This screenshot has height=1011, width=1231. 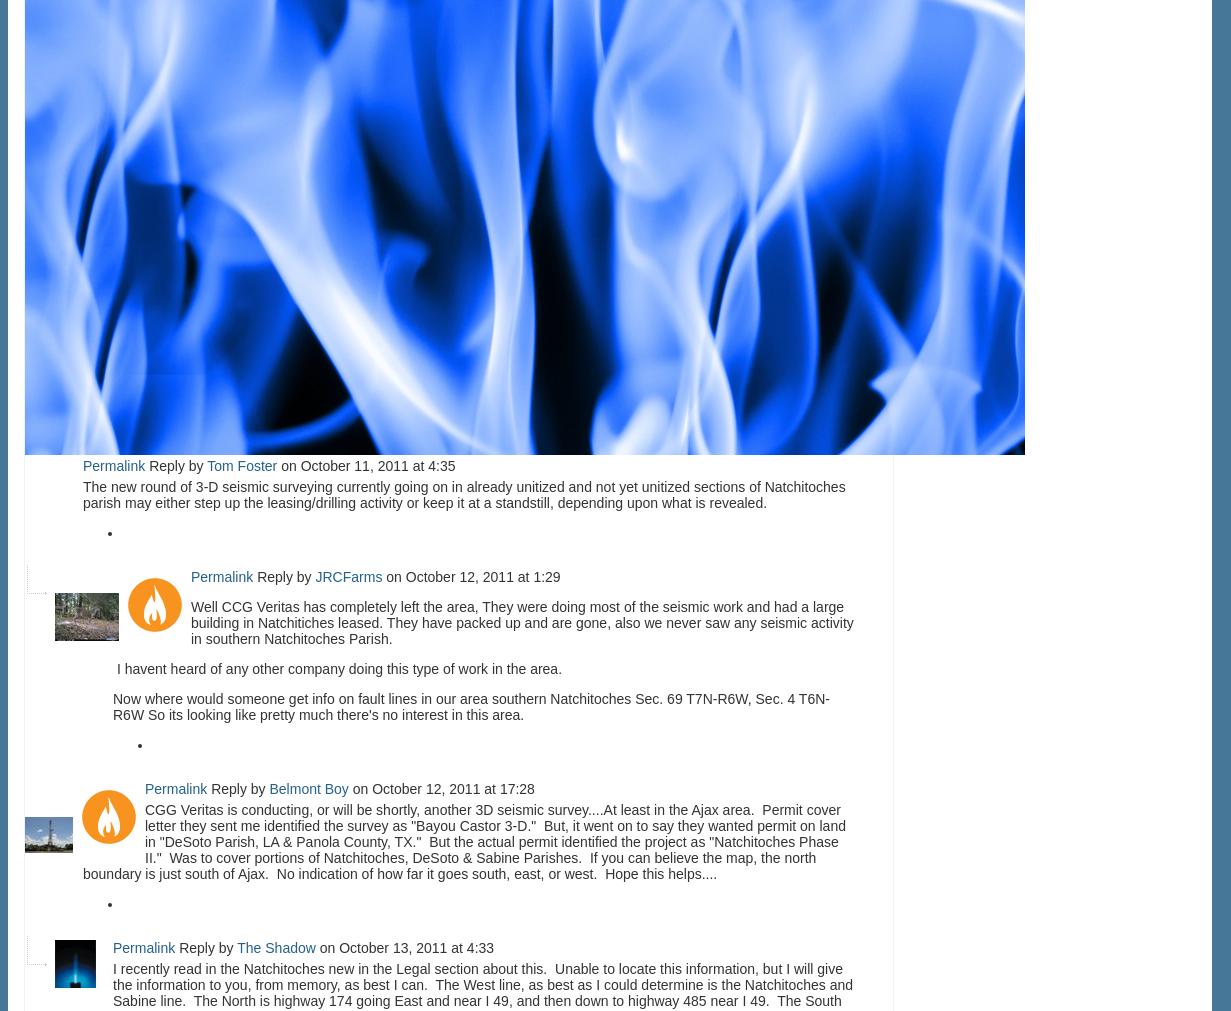 I want to click on 'I havent heard of any other company doing this type of work in the area.', so click(x=337, y=668).